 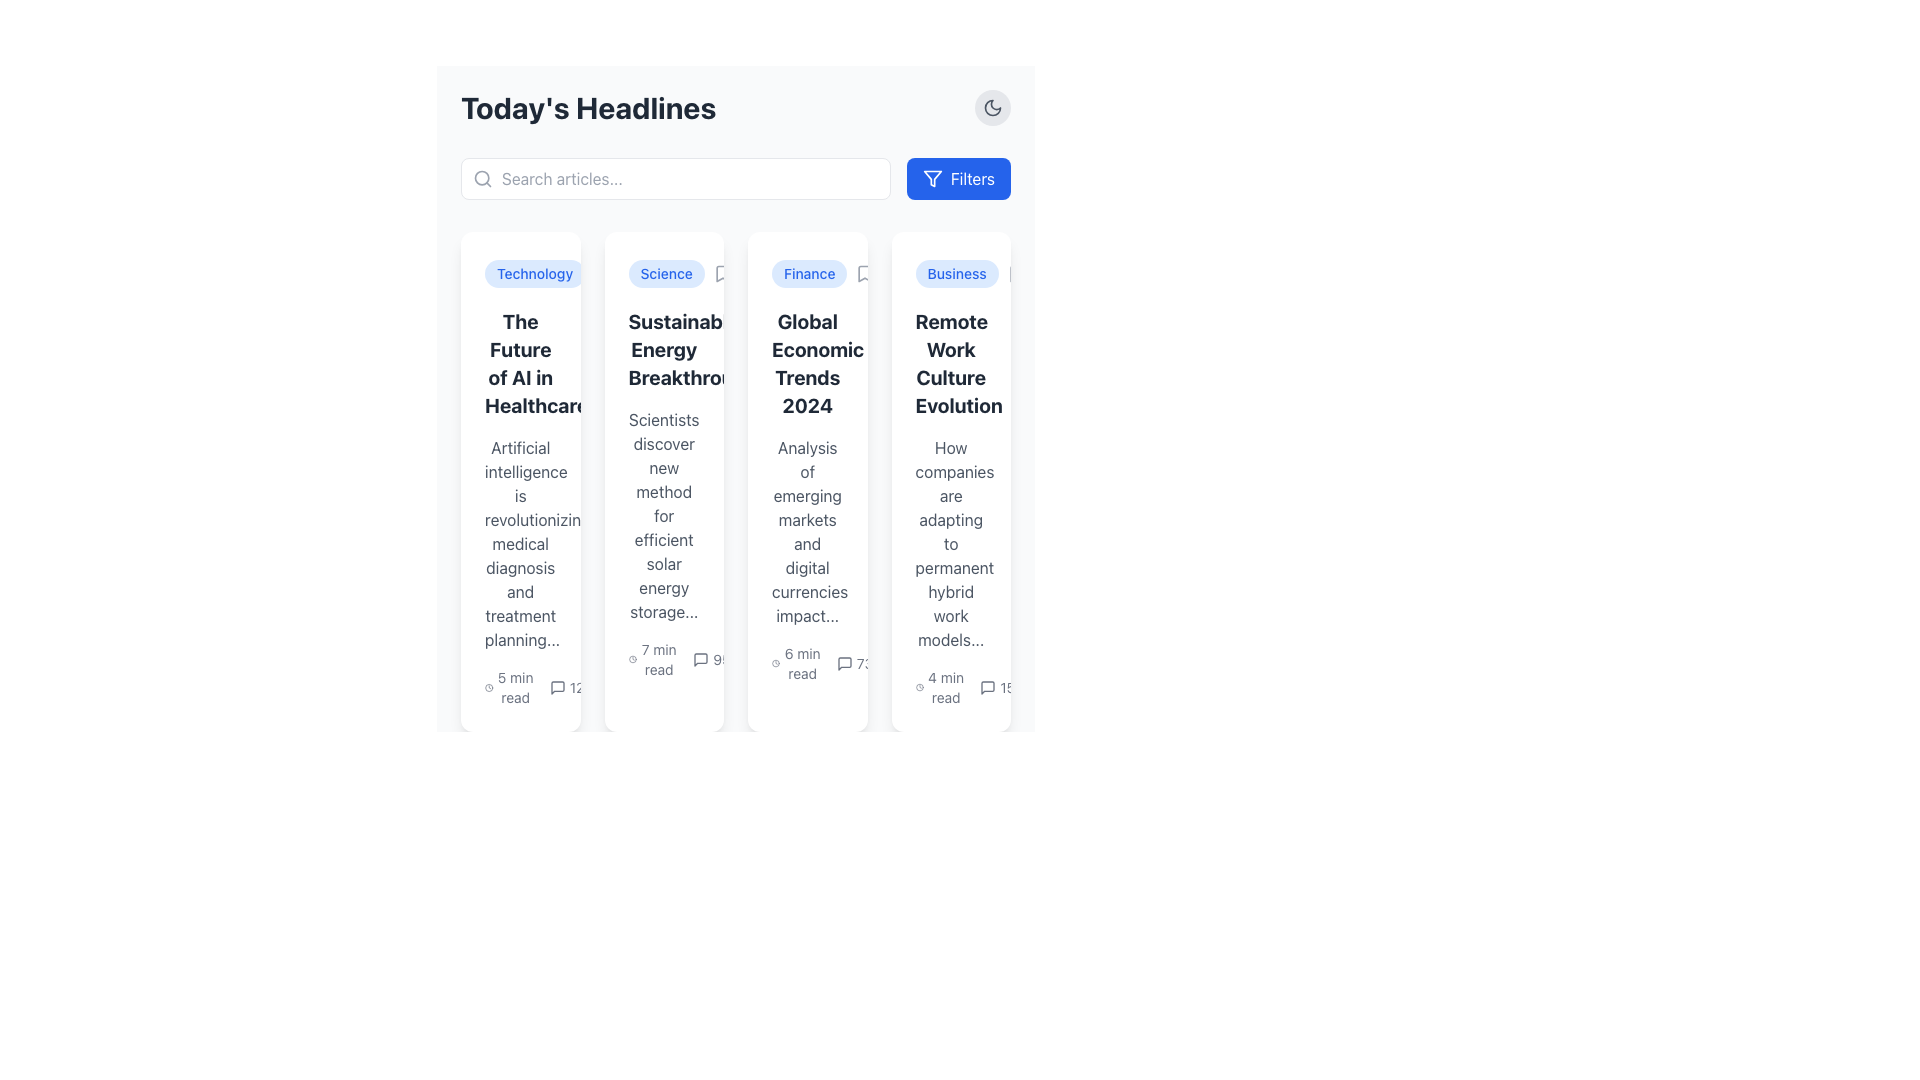 I want to click on the static text element with an accompanying icon that estimates the reading time for the card titled 'The Future of AI in Healthcare', located in the bottom metadata section, so click(x=520, y=686).